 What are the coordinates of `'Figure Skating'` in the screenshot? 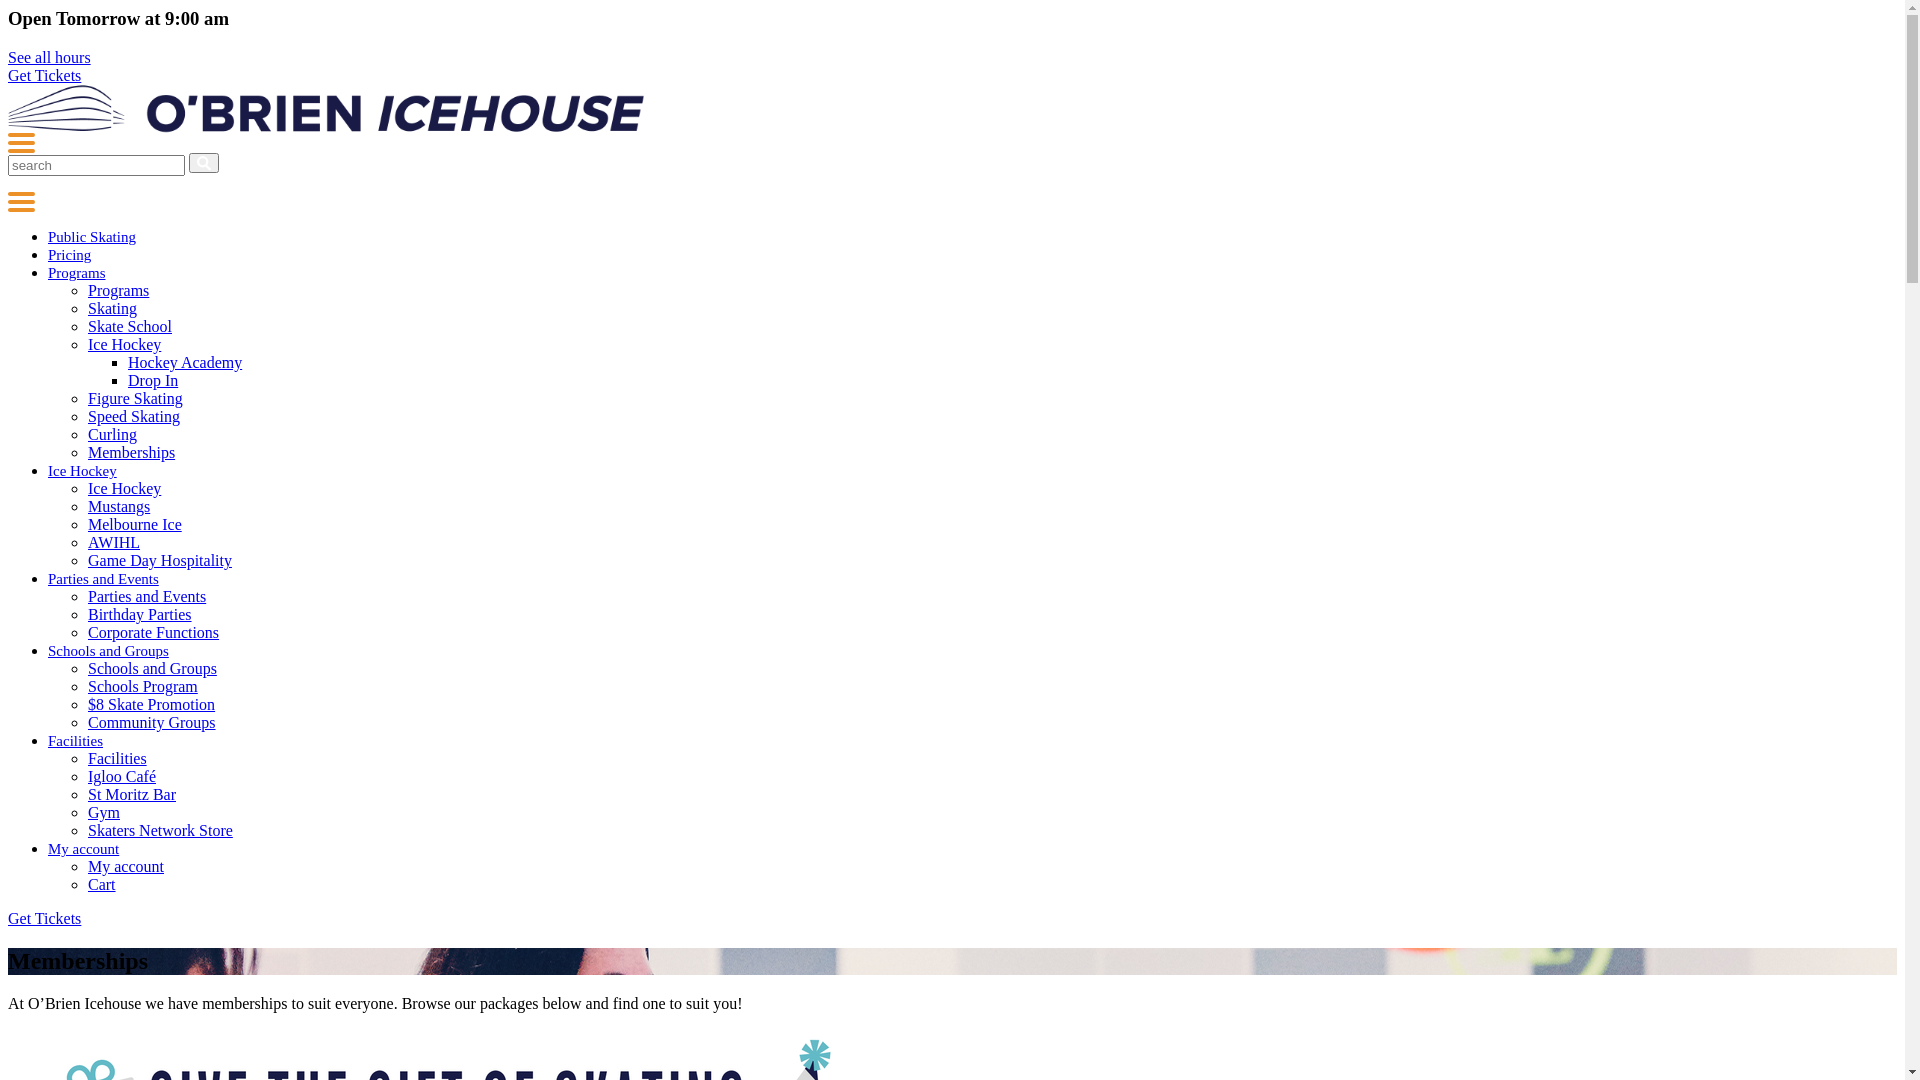 It's located at (134, 398).